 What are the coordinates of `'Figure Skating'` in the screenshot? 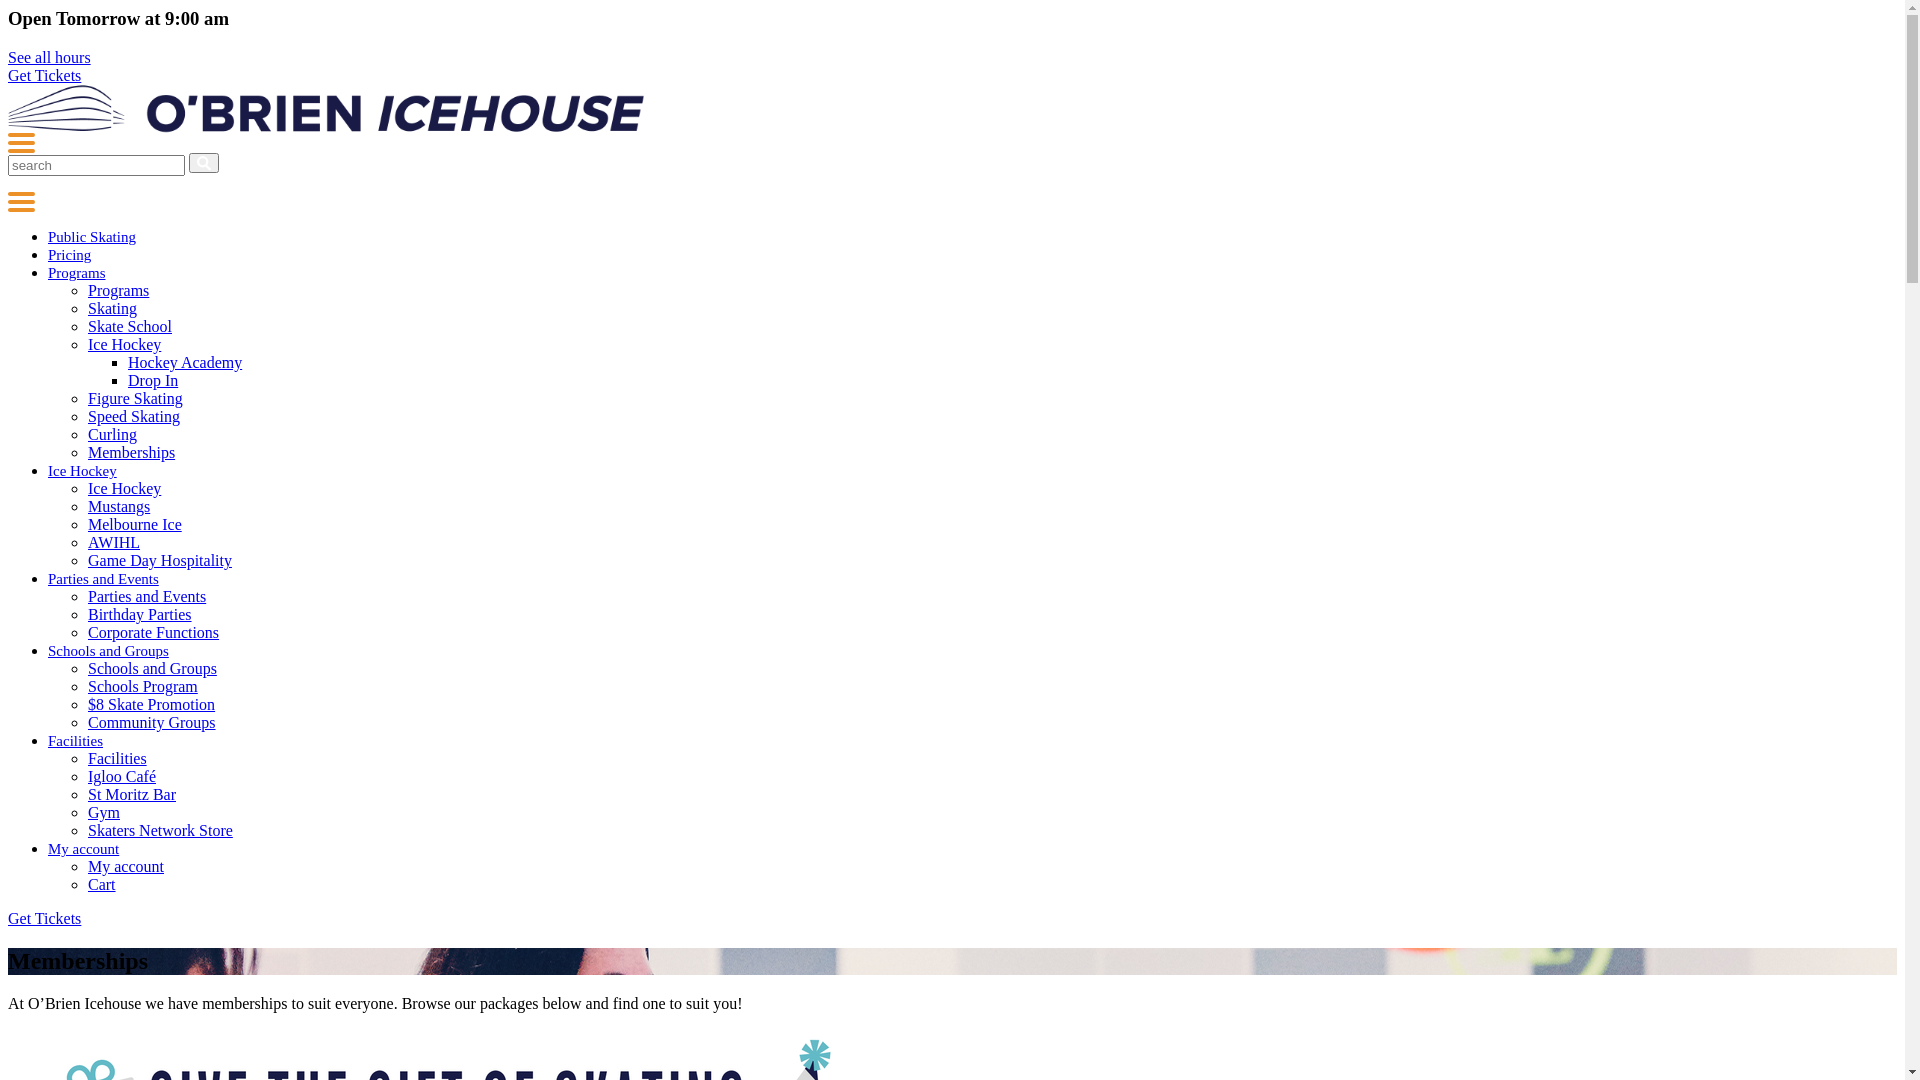 It's located at (134, 398).